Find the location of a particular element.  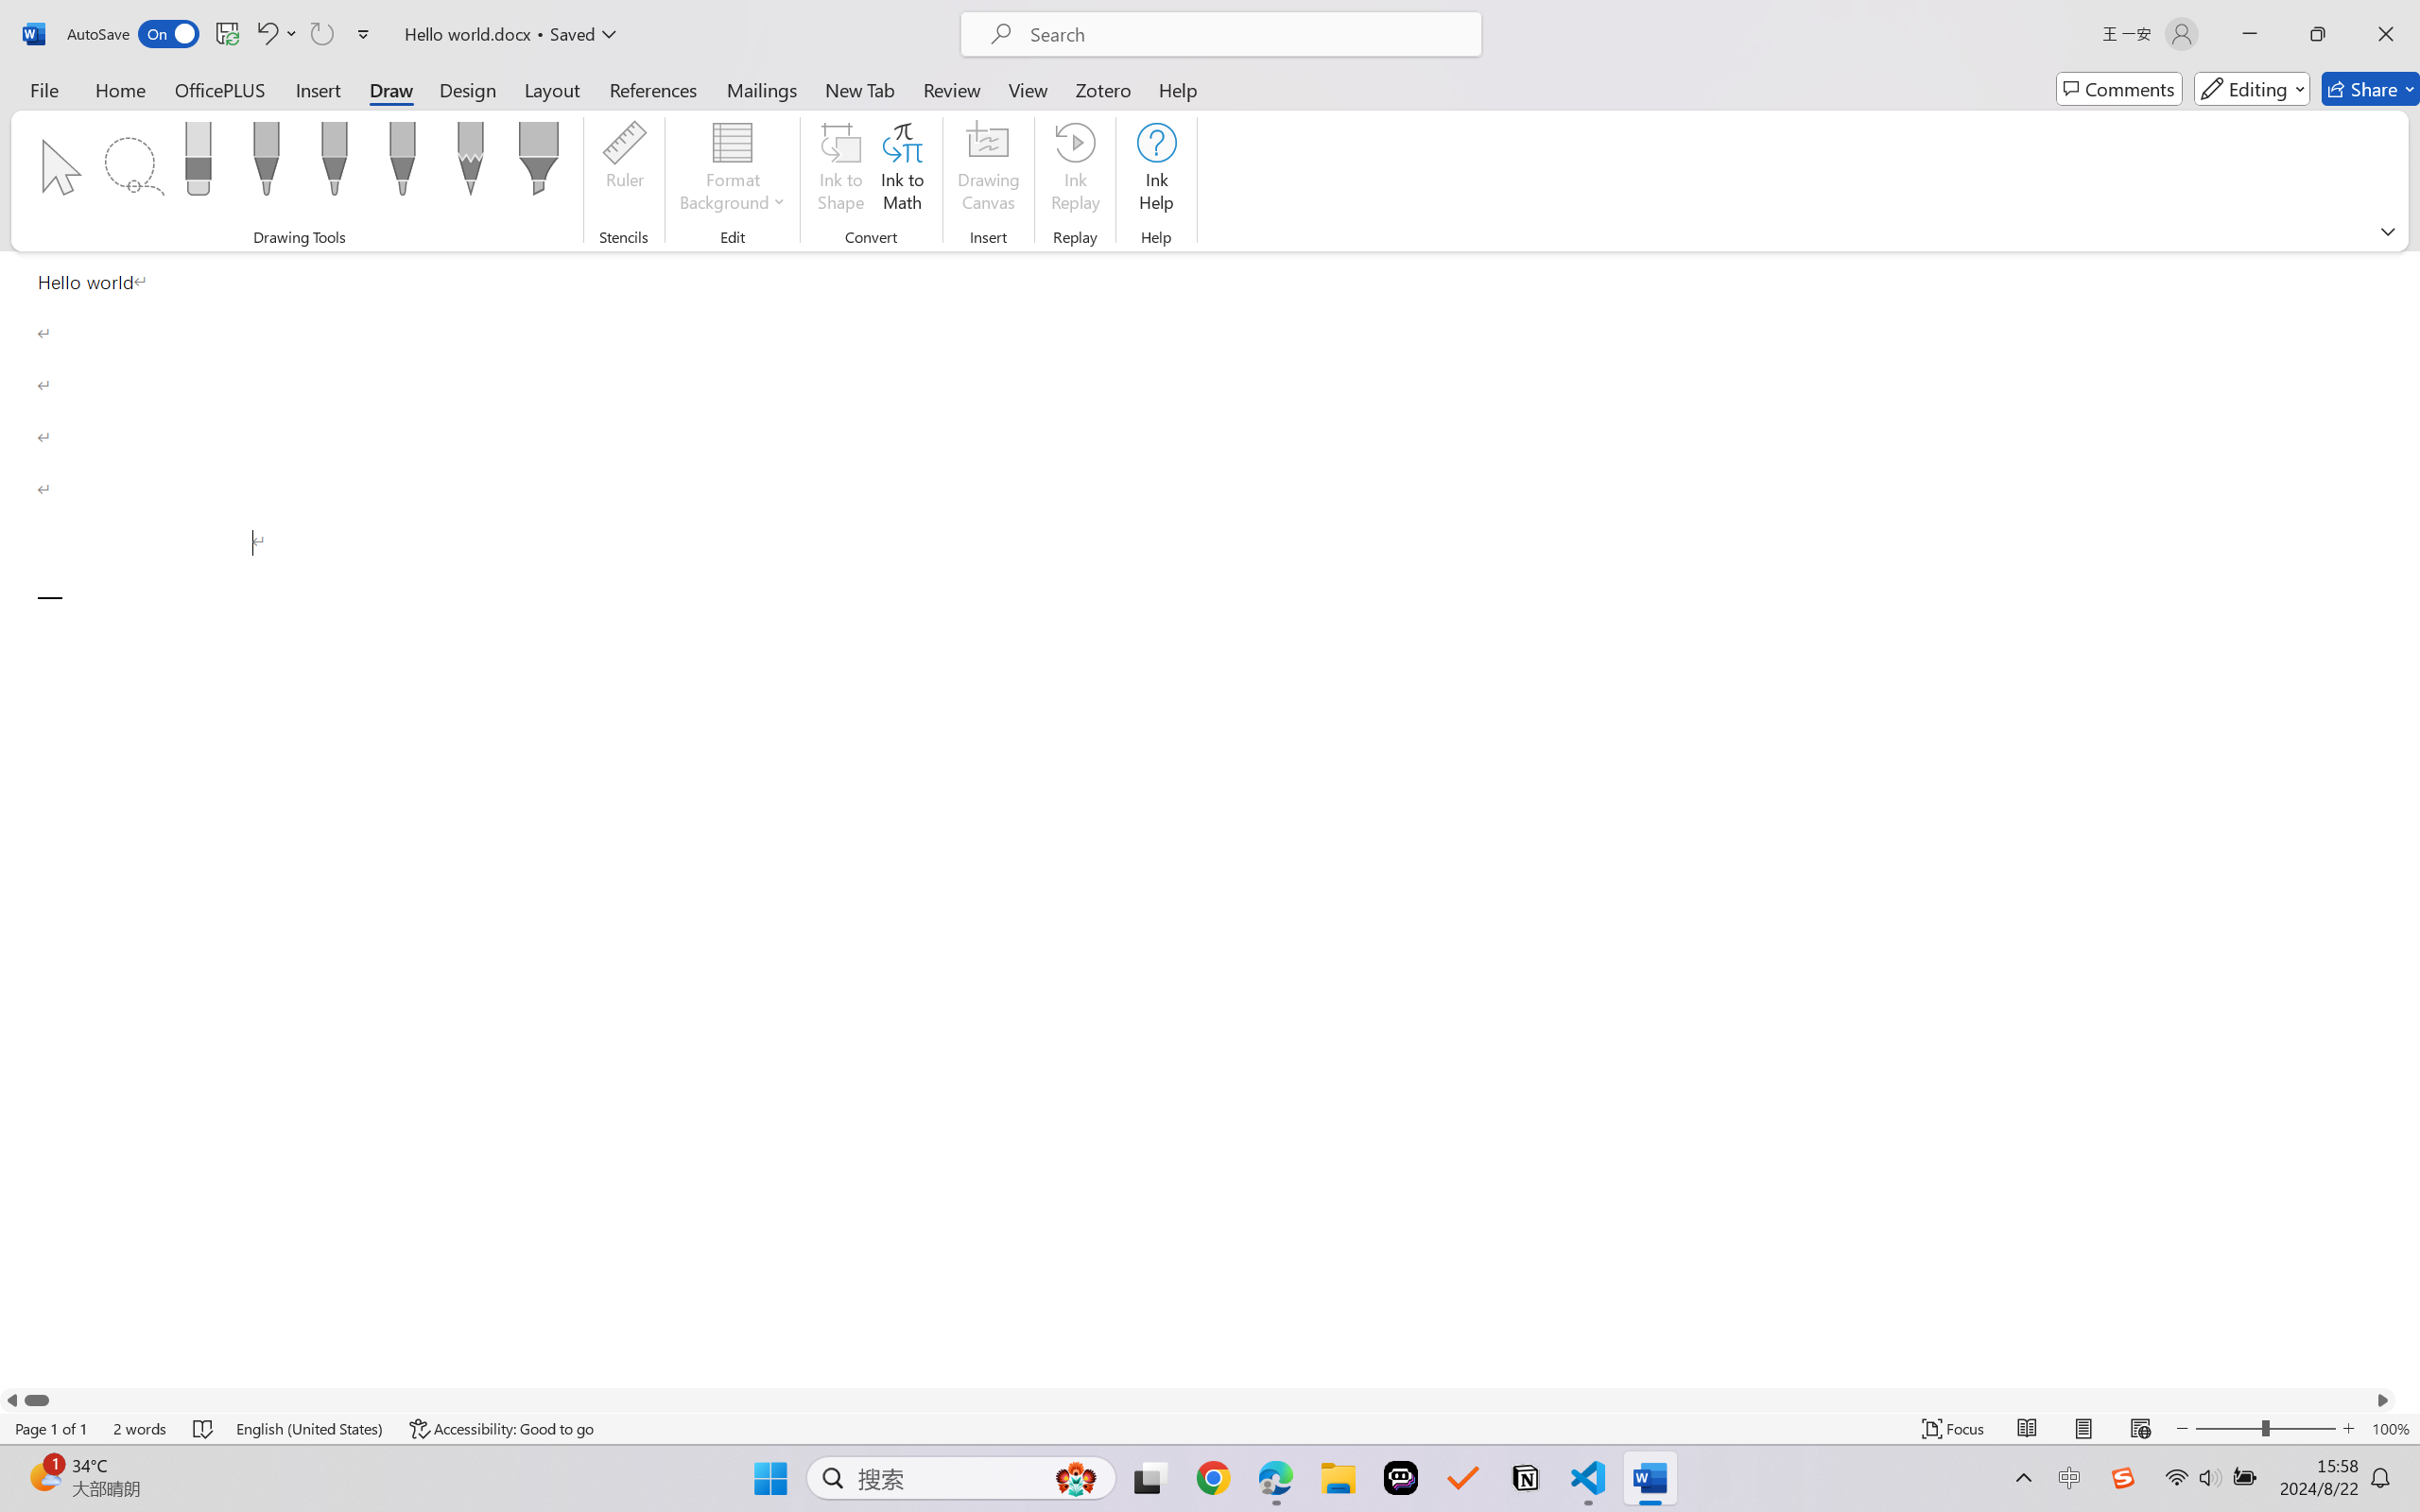

'File Tab' is located at coordinates (43, 88).